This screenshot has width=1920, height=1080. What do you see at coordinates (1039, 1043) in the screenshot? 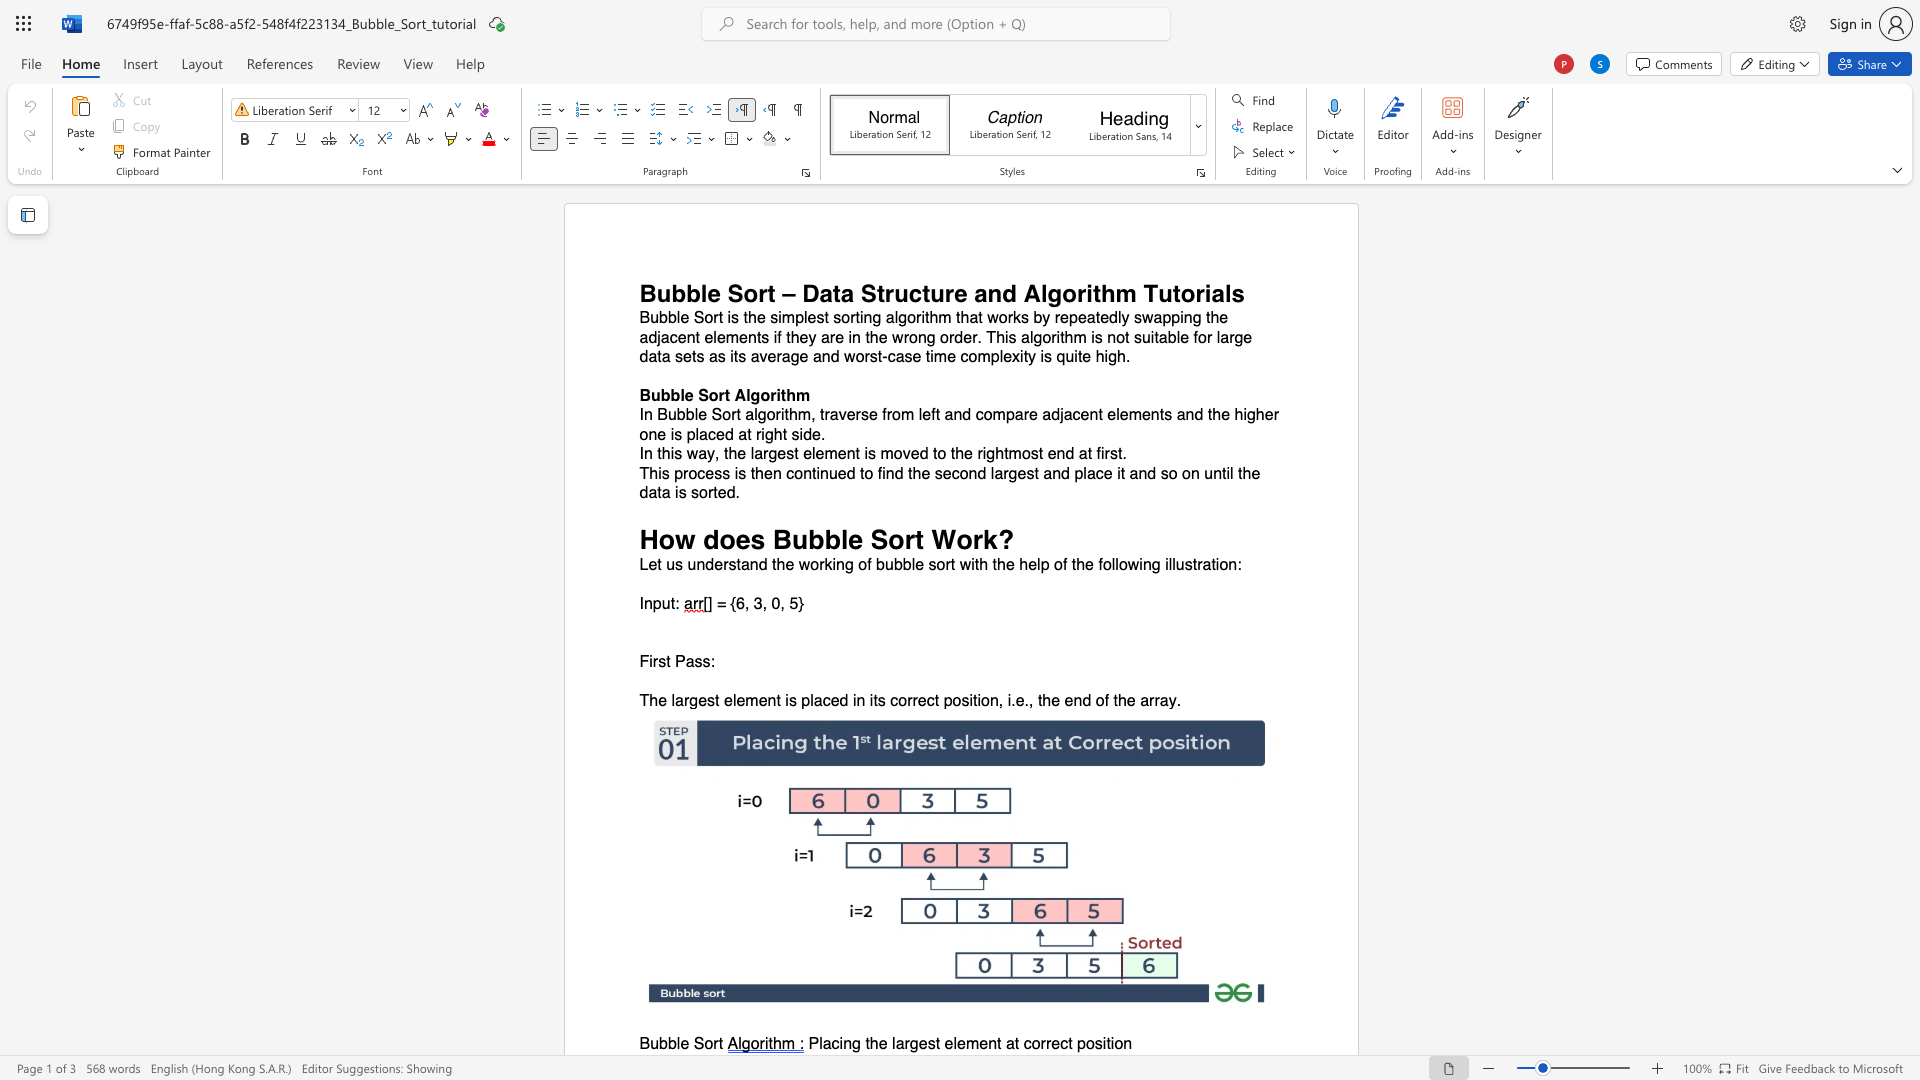
I see `the space between the continuous character "o" and "r" in the text` at bounding box center [1039, 1043].